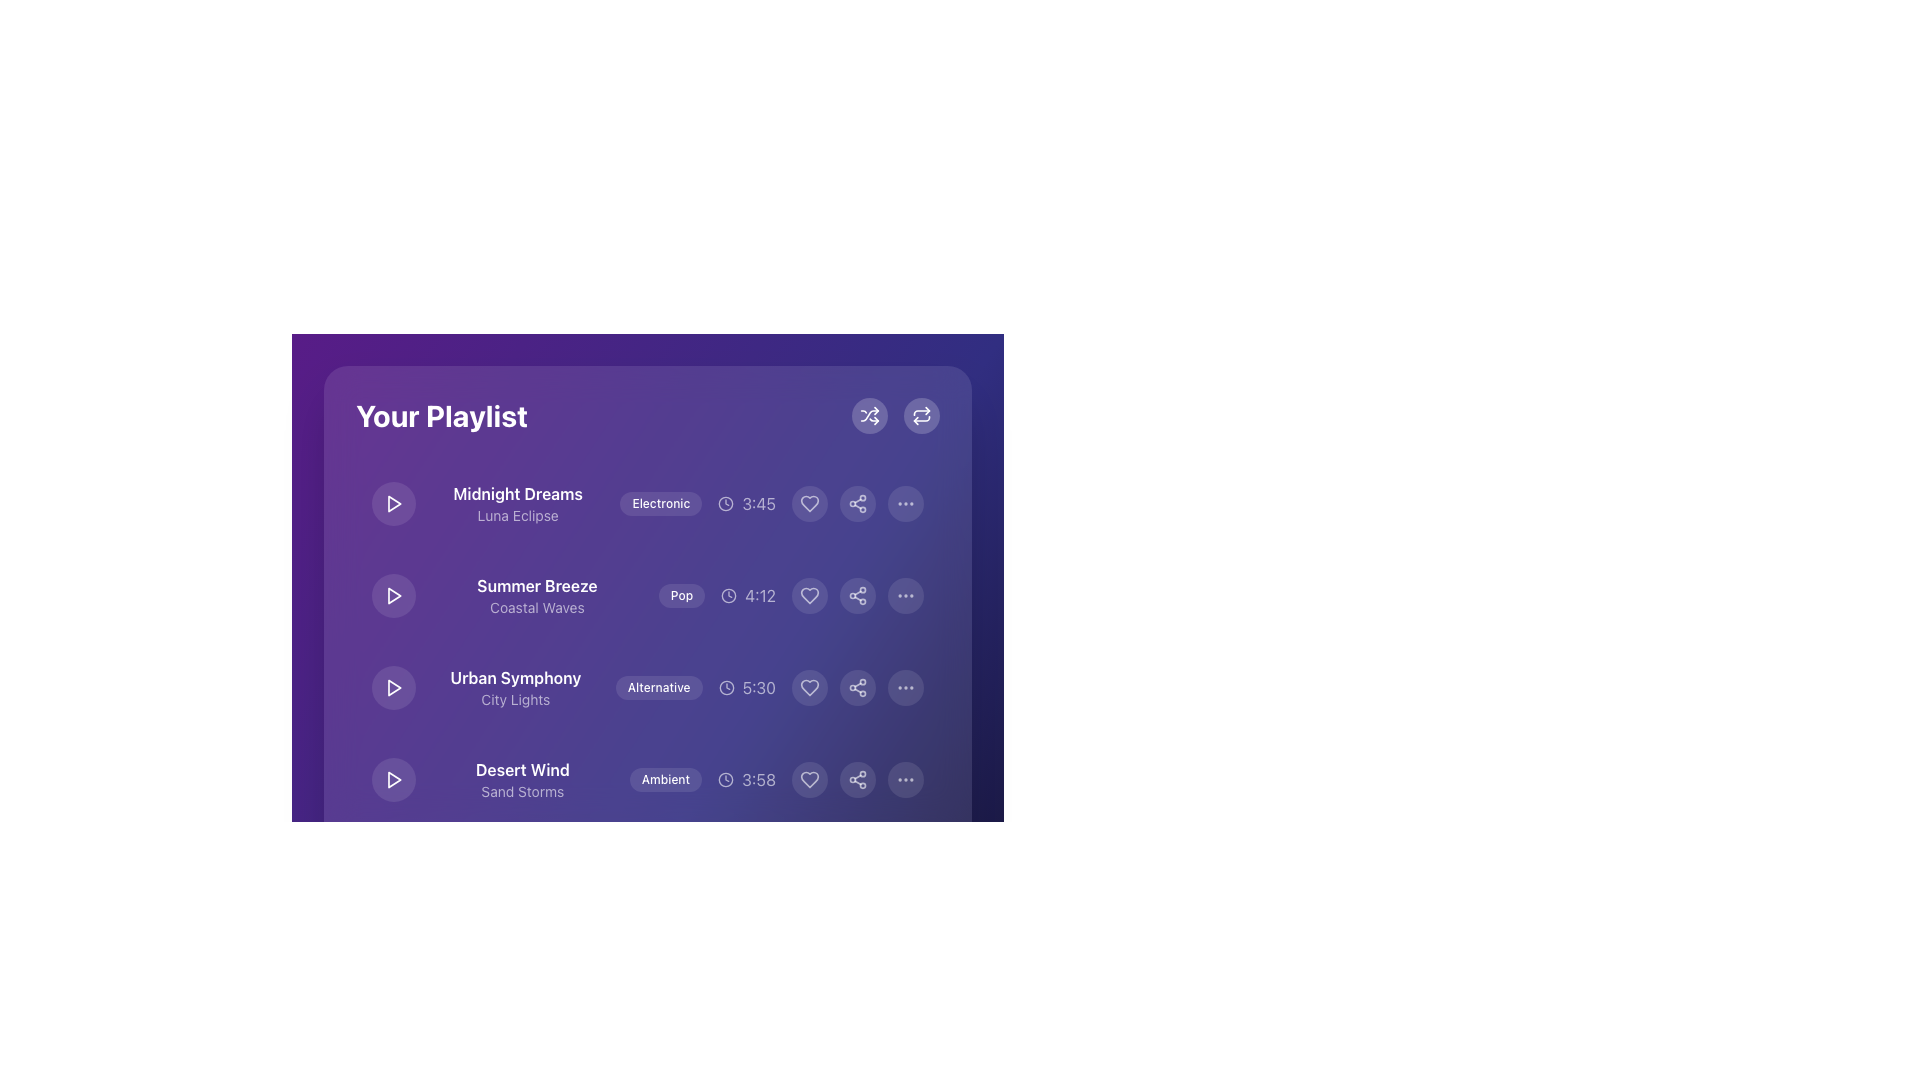 The image size is (1920, 1080). I want to click on the clock icon located in the bottom row of the playlist interface, specifically near the 'Desert Wind - Ambient' track, which indicates time-related information, so click(725, 778).